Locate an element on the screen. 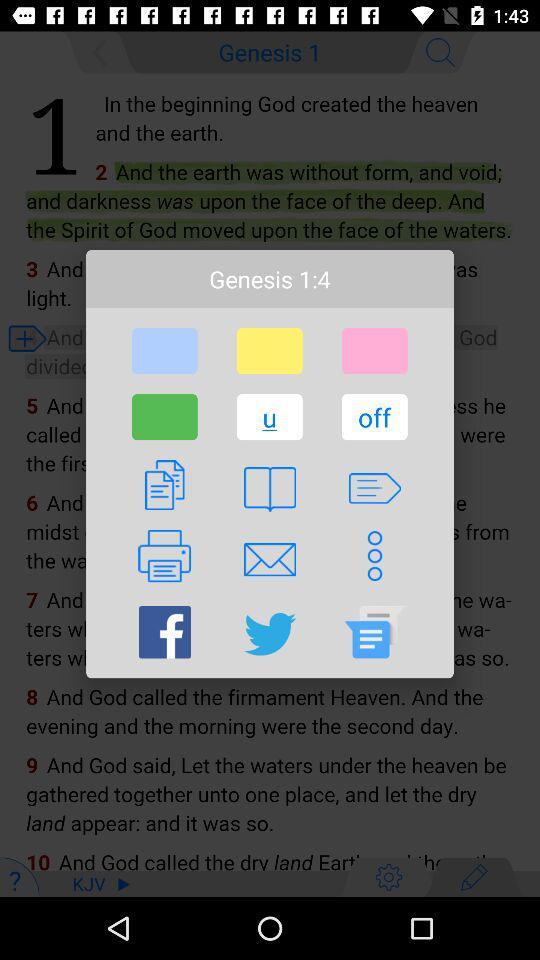 This screenshot has width=540, height=960. the icon above u button is located at coordinates (269, 351).